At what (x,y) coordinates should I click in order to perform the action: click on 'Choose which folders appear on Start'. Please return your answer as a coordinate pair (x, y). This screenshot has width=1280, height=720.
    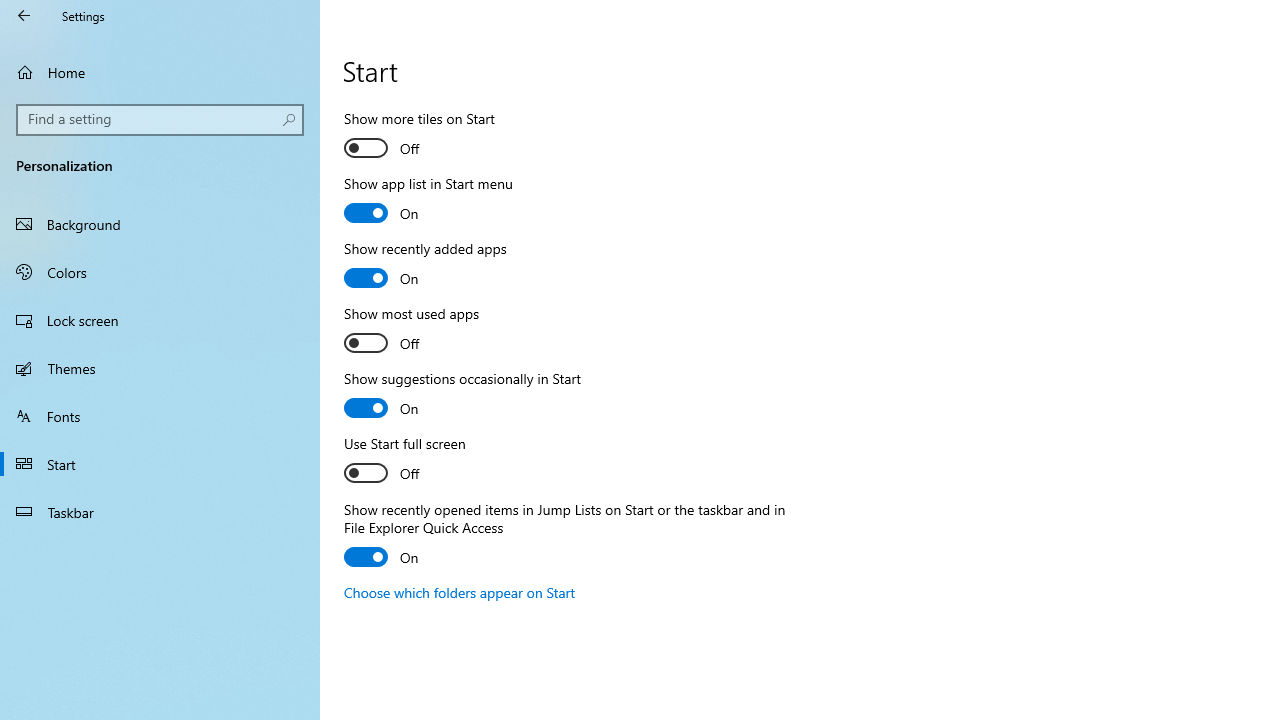
    Looking at the image, I should click on (459, 591).